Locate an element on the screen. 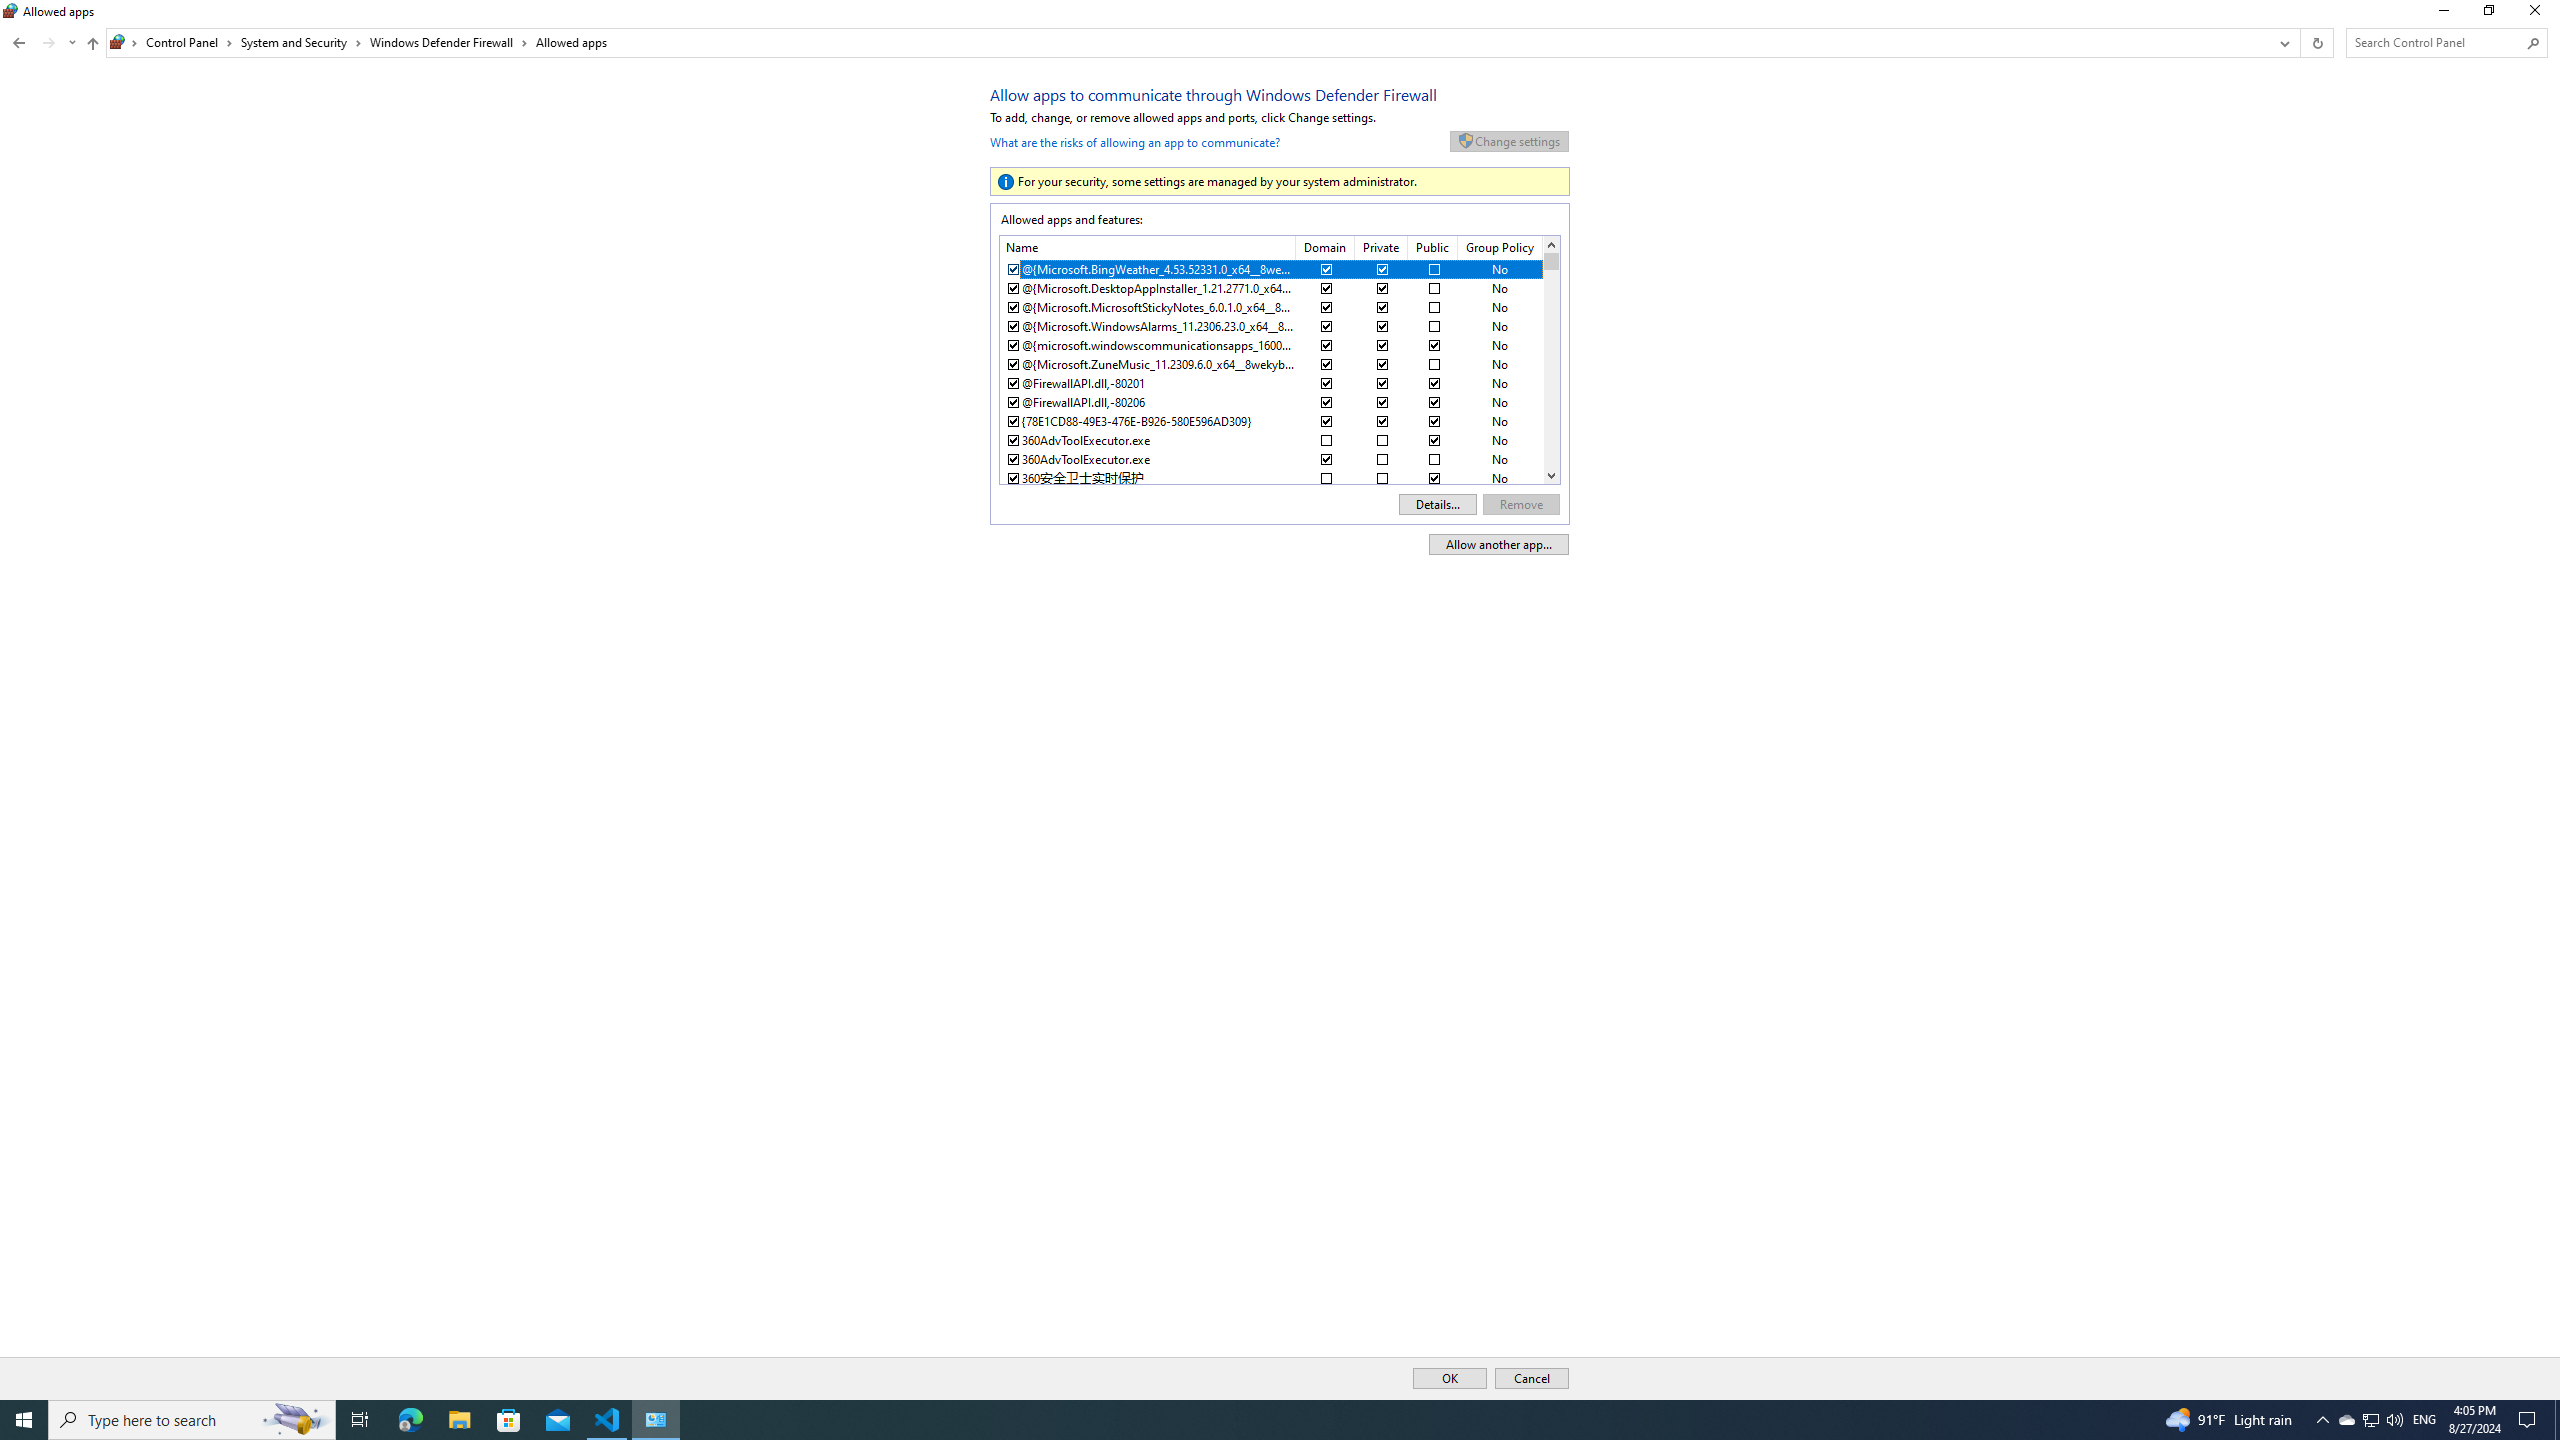 The width and height of the screenshot is (2560, 1440). 'Search highlights icon opens search home window' is located at coordinates (294, 1418).